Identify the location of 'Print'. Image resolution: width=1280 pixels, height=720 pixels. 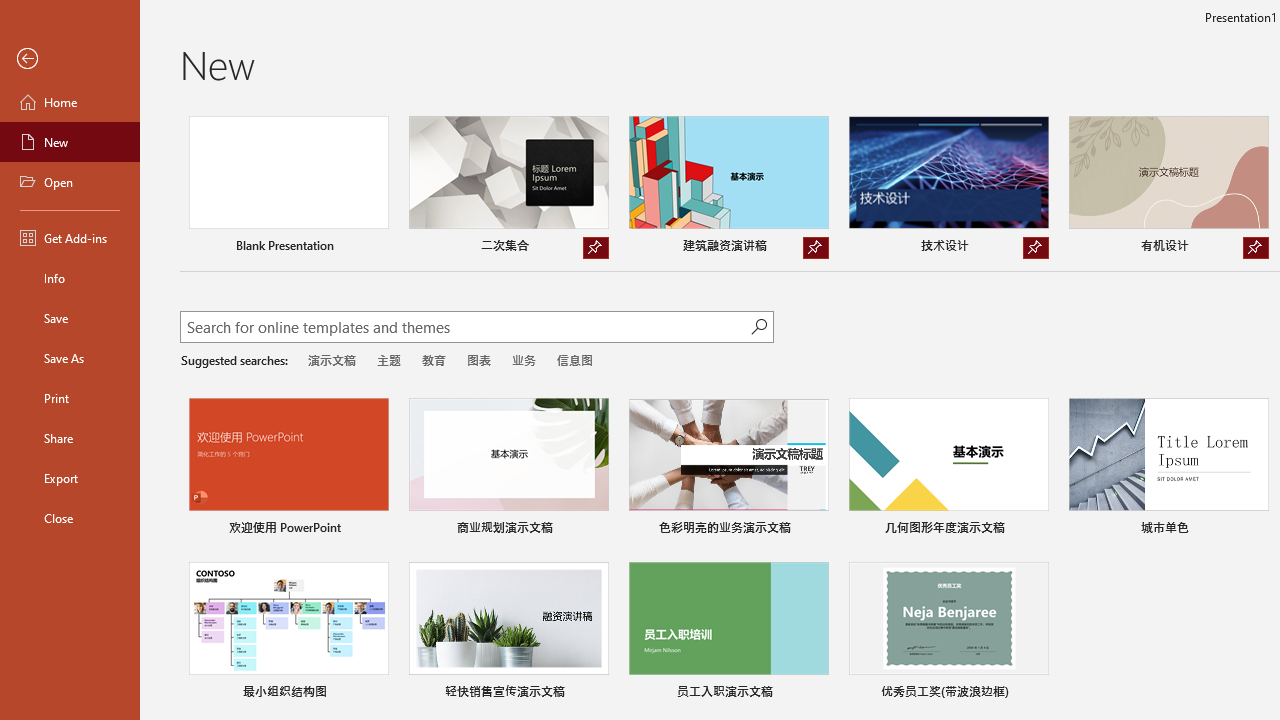
(69, 398).